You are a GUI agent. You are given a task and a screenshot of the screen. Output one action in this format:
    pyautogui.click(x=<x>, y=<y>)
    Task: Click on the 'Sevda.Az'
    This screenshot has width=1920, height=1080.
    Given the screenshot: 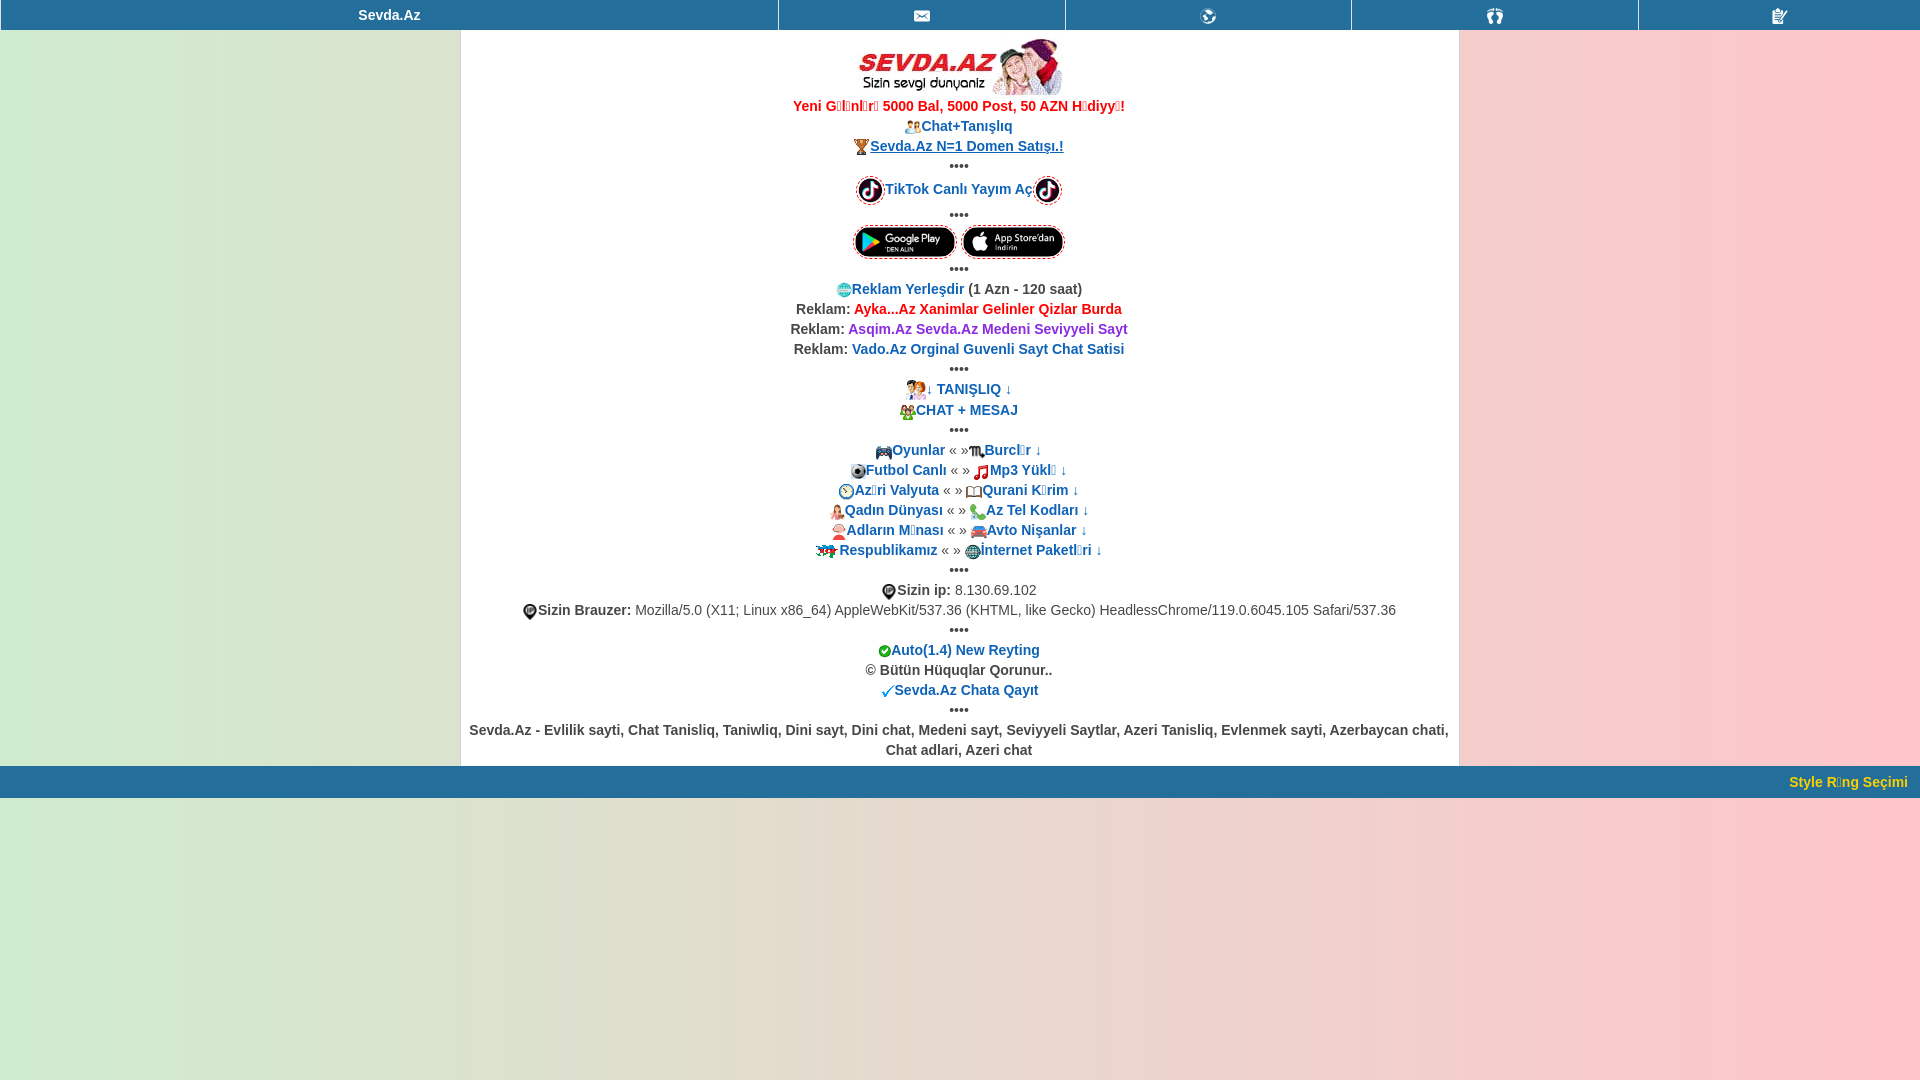 What is the action you would take?
    pyautogui.click(x=389, y=15)
    